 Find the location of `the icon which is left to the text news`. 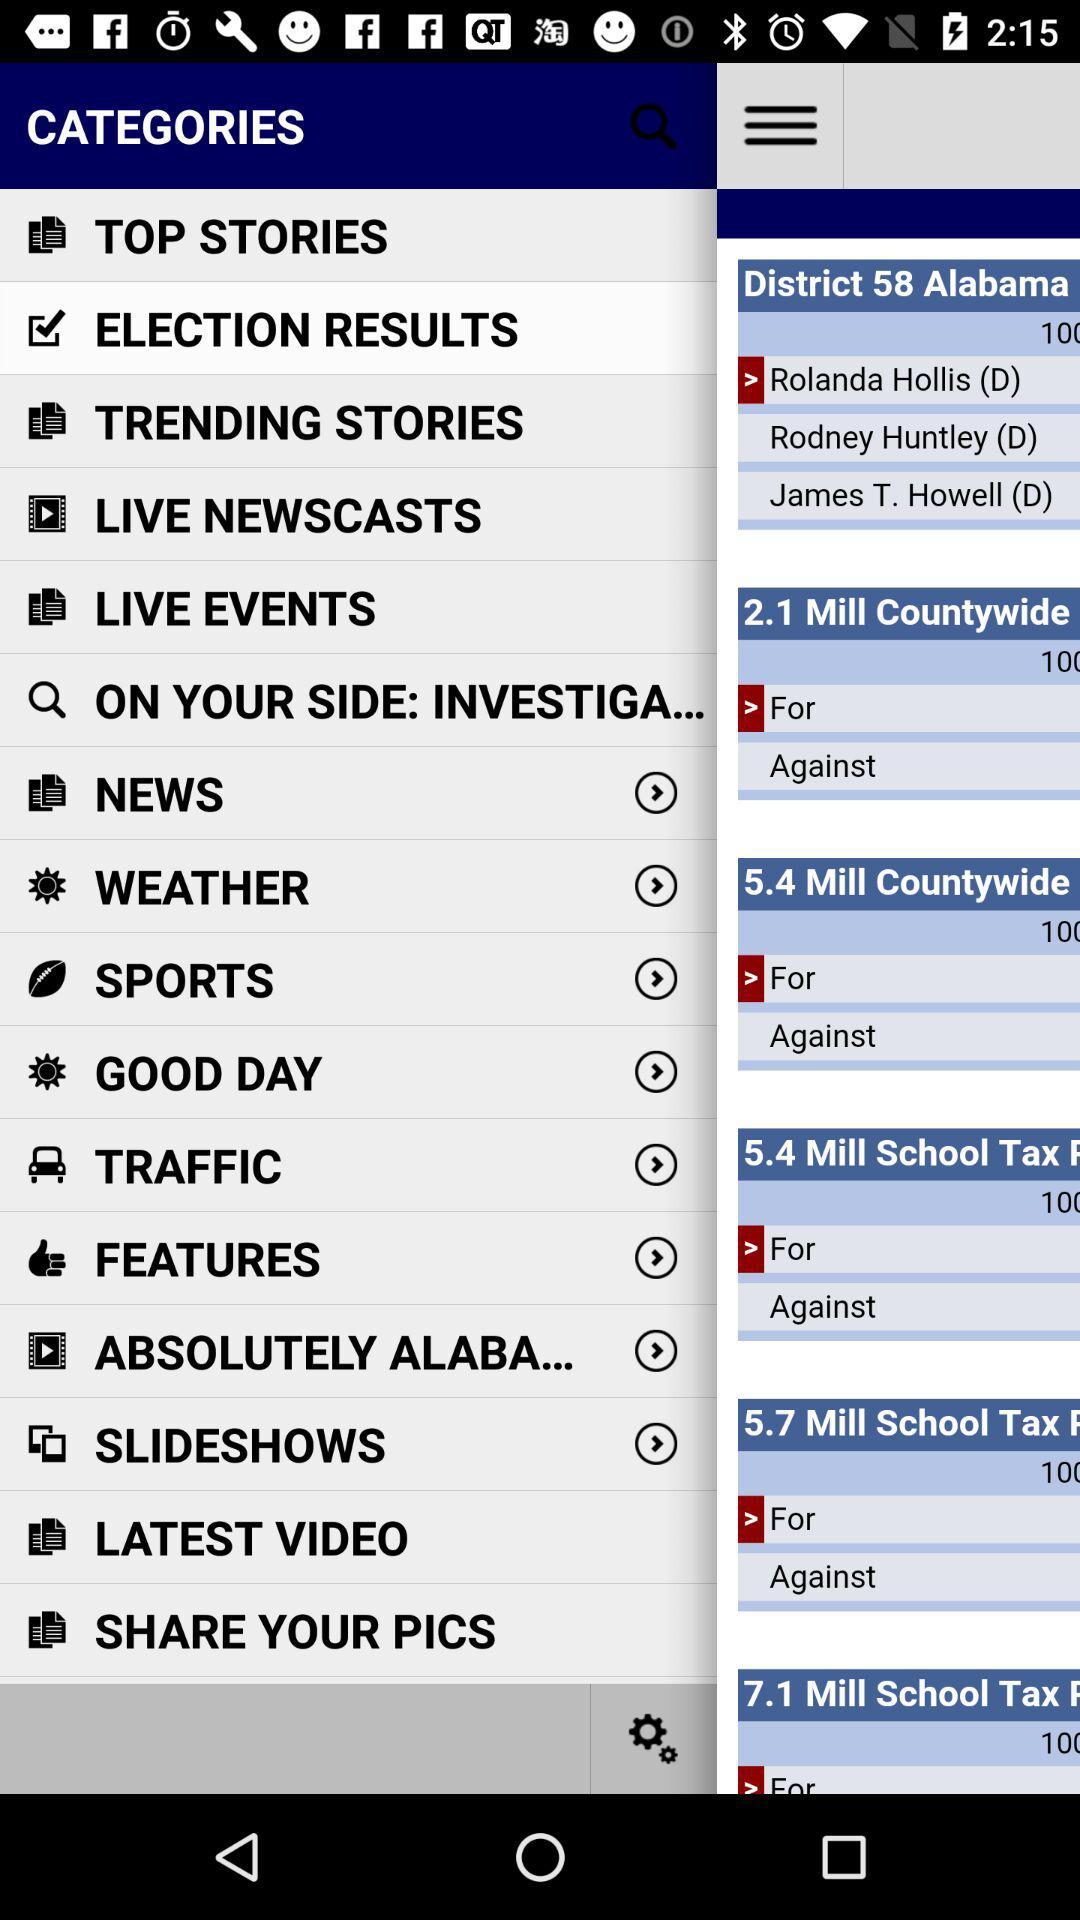

the icon which is left to the text news is located at coordinates (45, 791).